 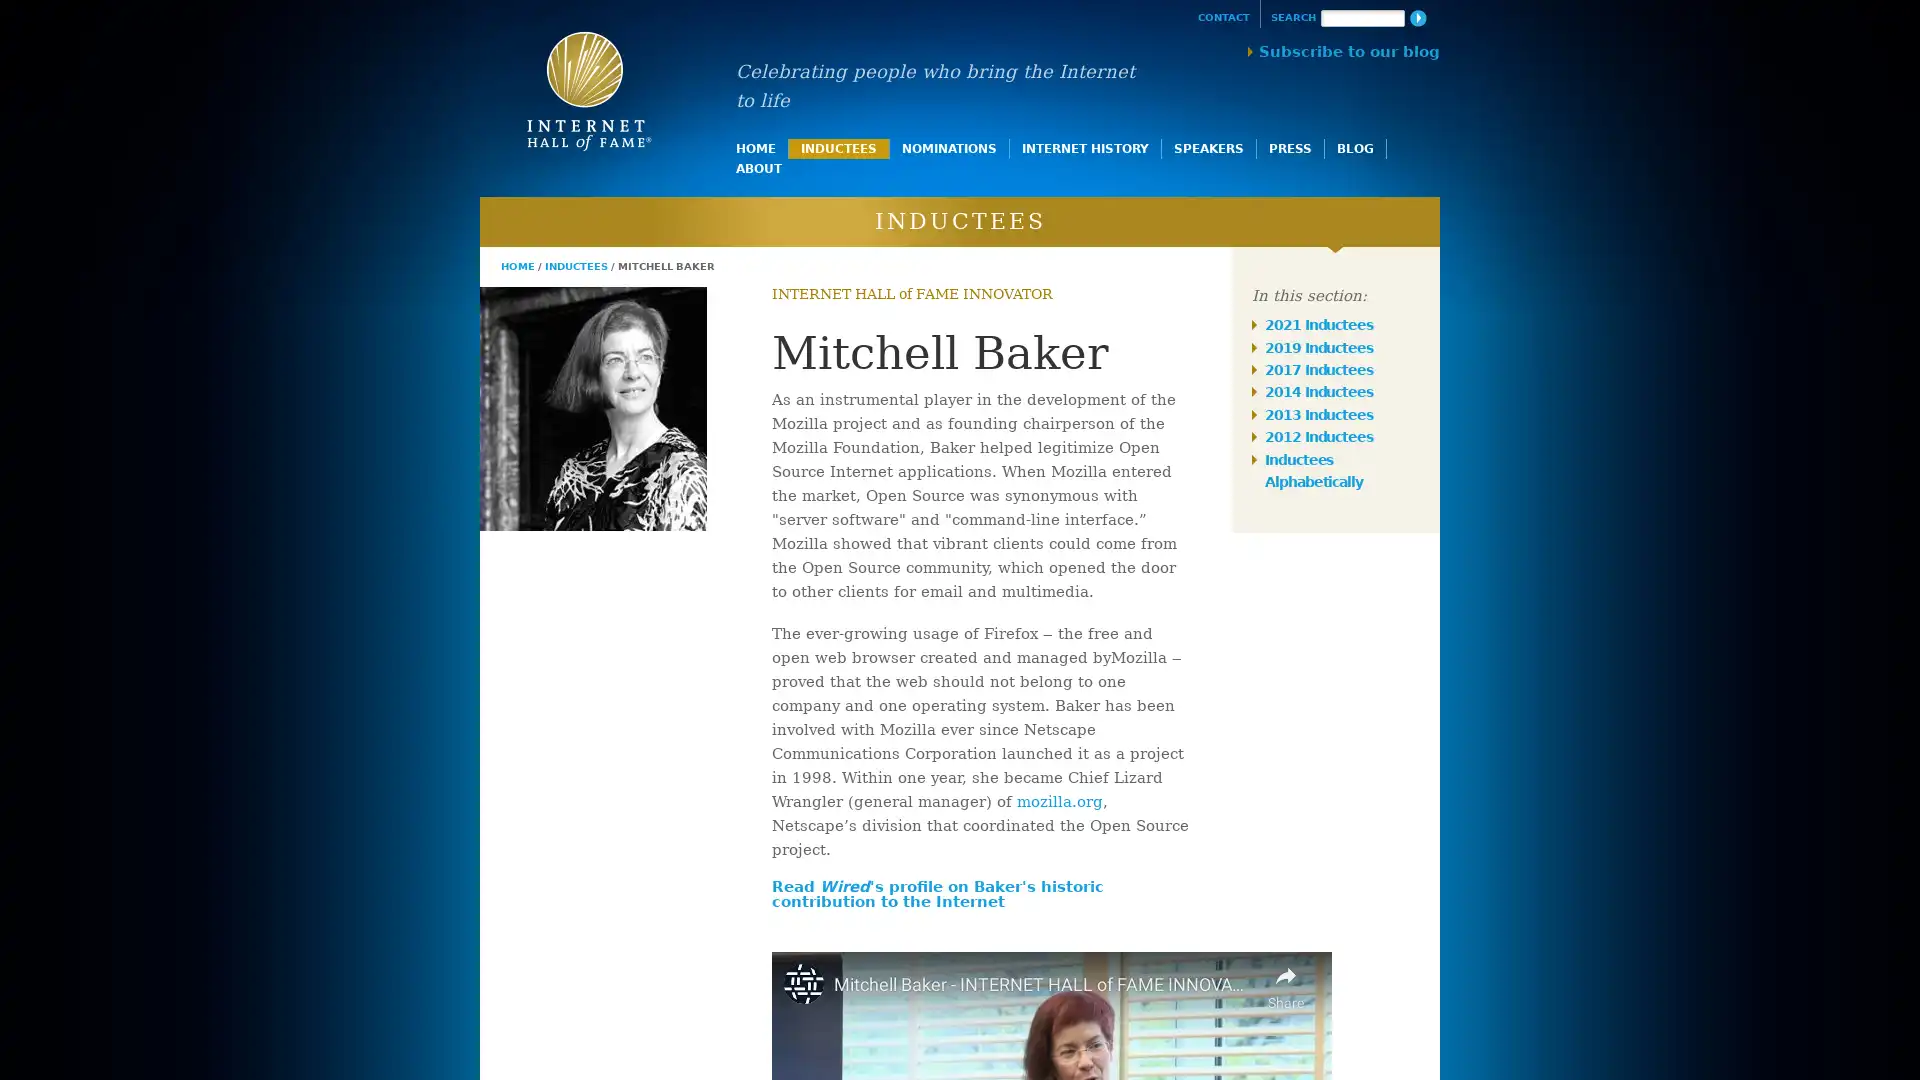 I want to click on Search, so click(x=1416, y=18).